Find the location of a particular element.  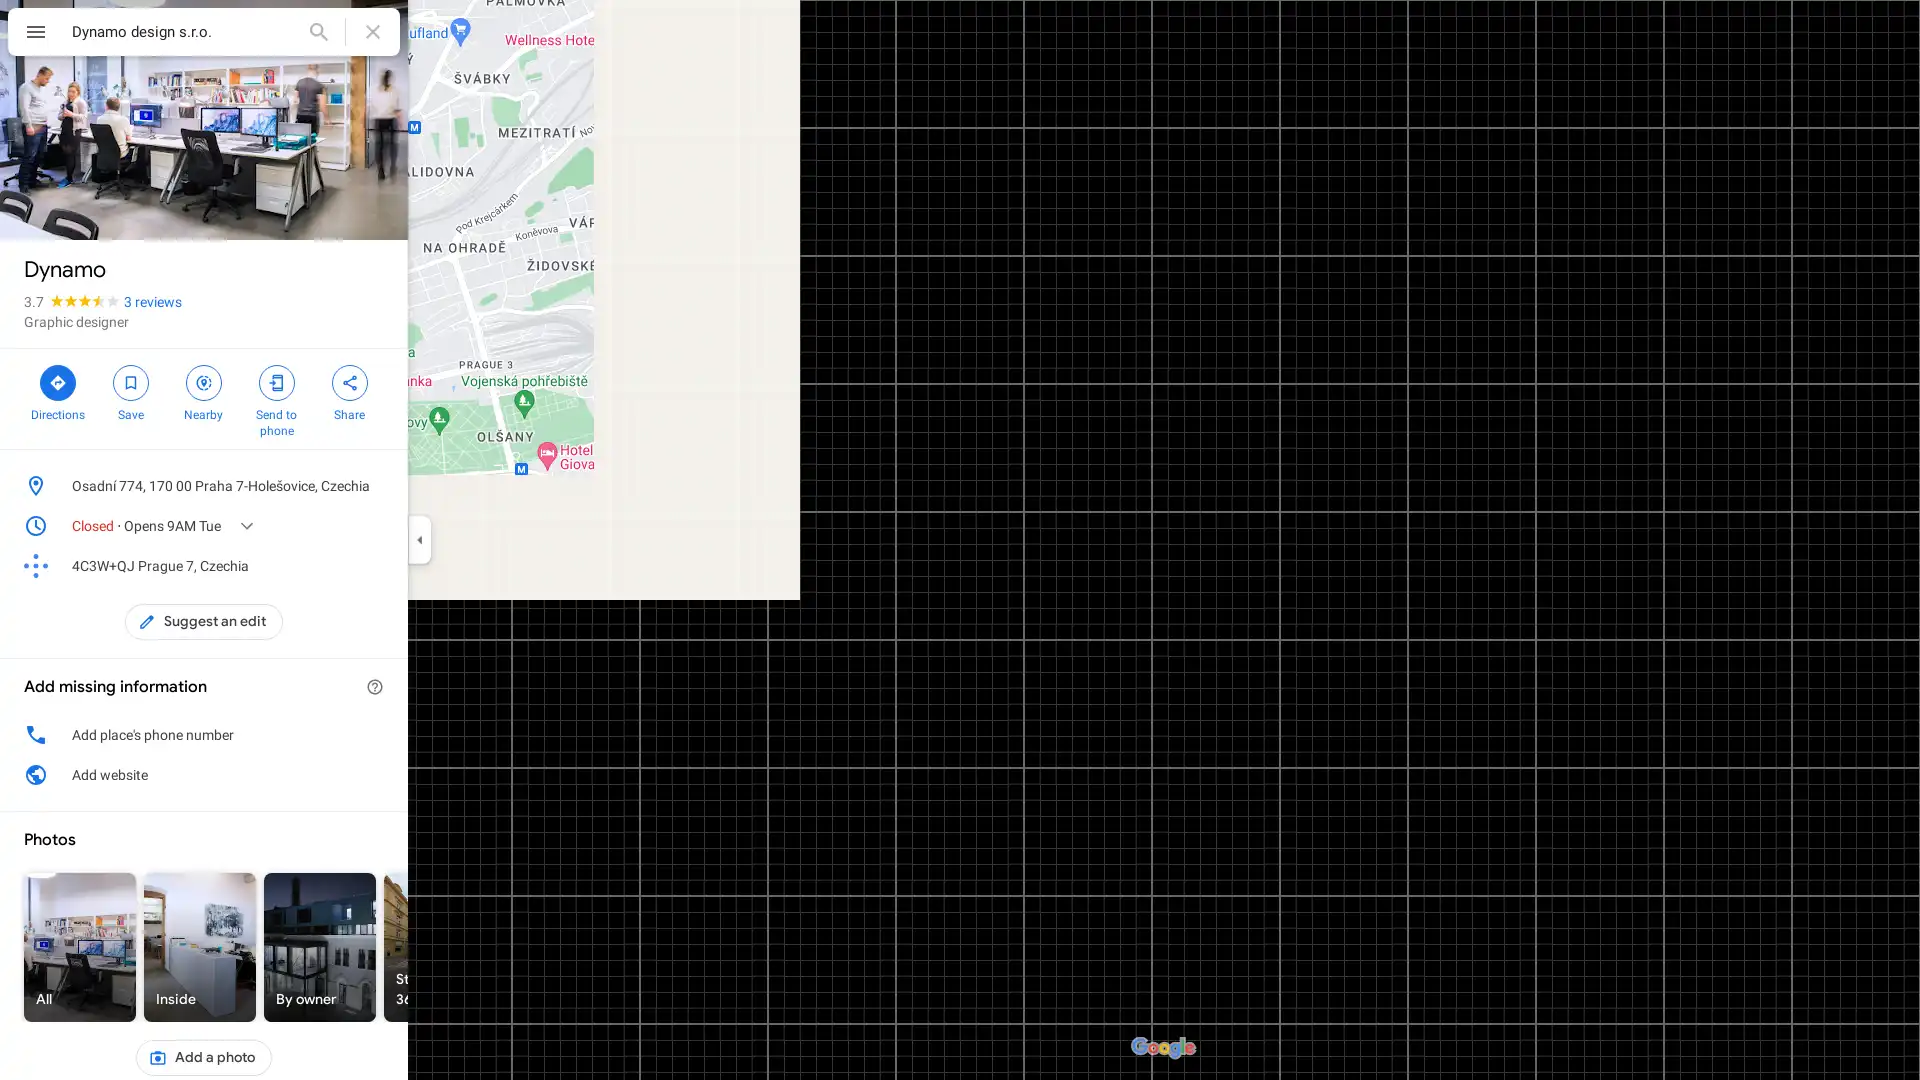

3 reviews is located at coordinates (152, 301).